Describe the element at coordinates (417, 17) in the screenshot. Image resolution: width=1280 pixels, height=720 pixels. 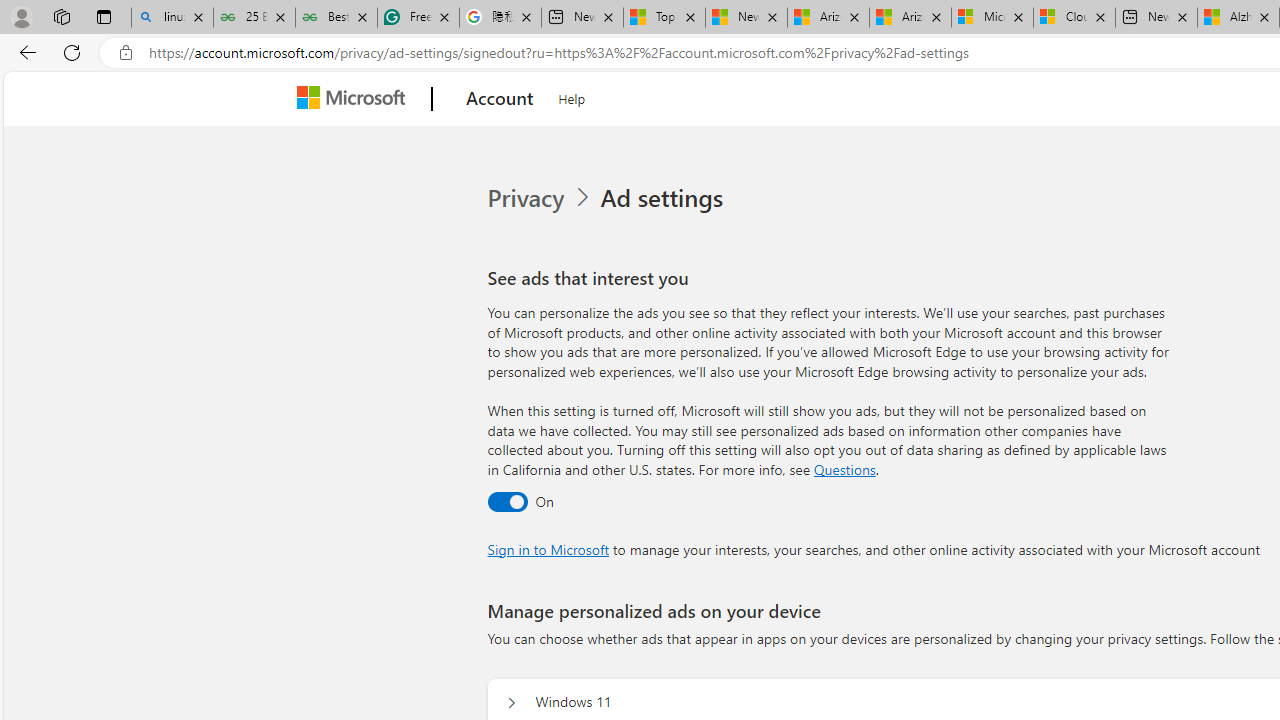
I see `'Free AI Writing Assistance for Students | Grammarly'` at that location.